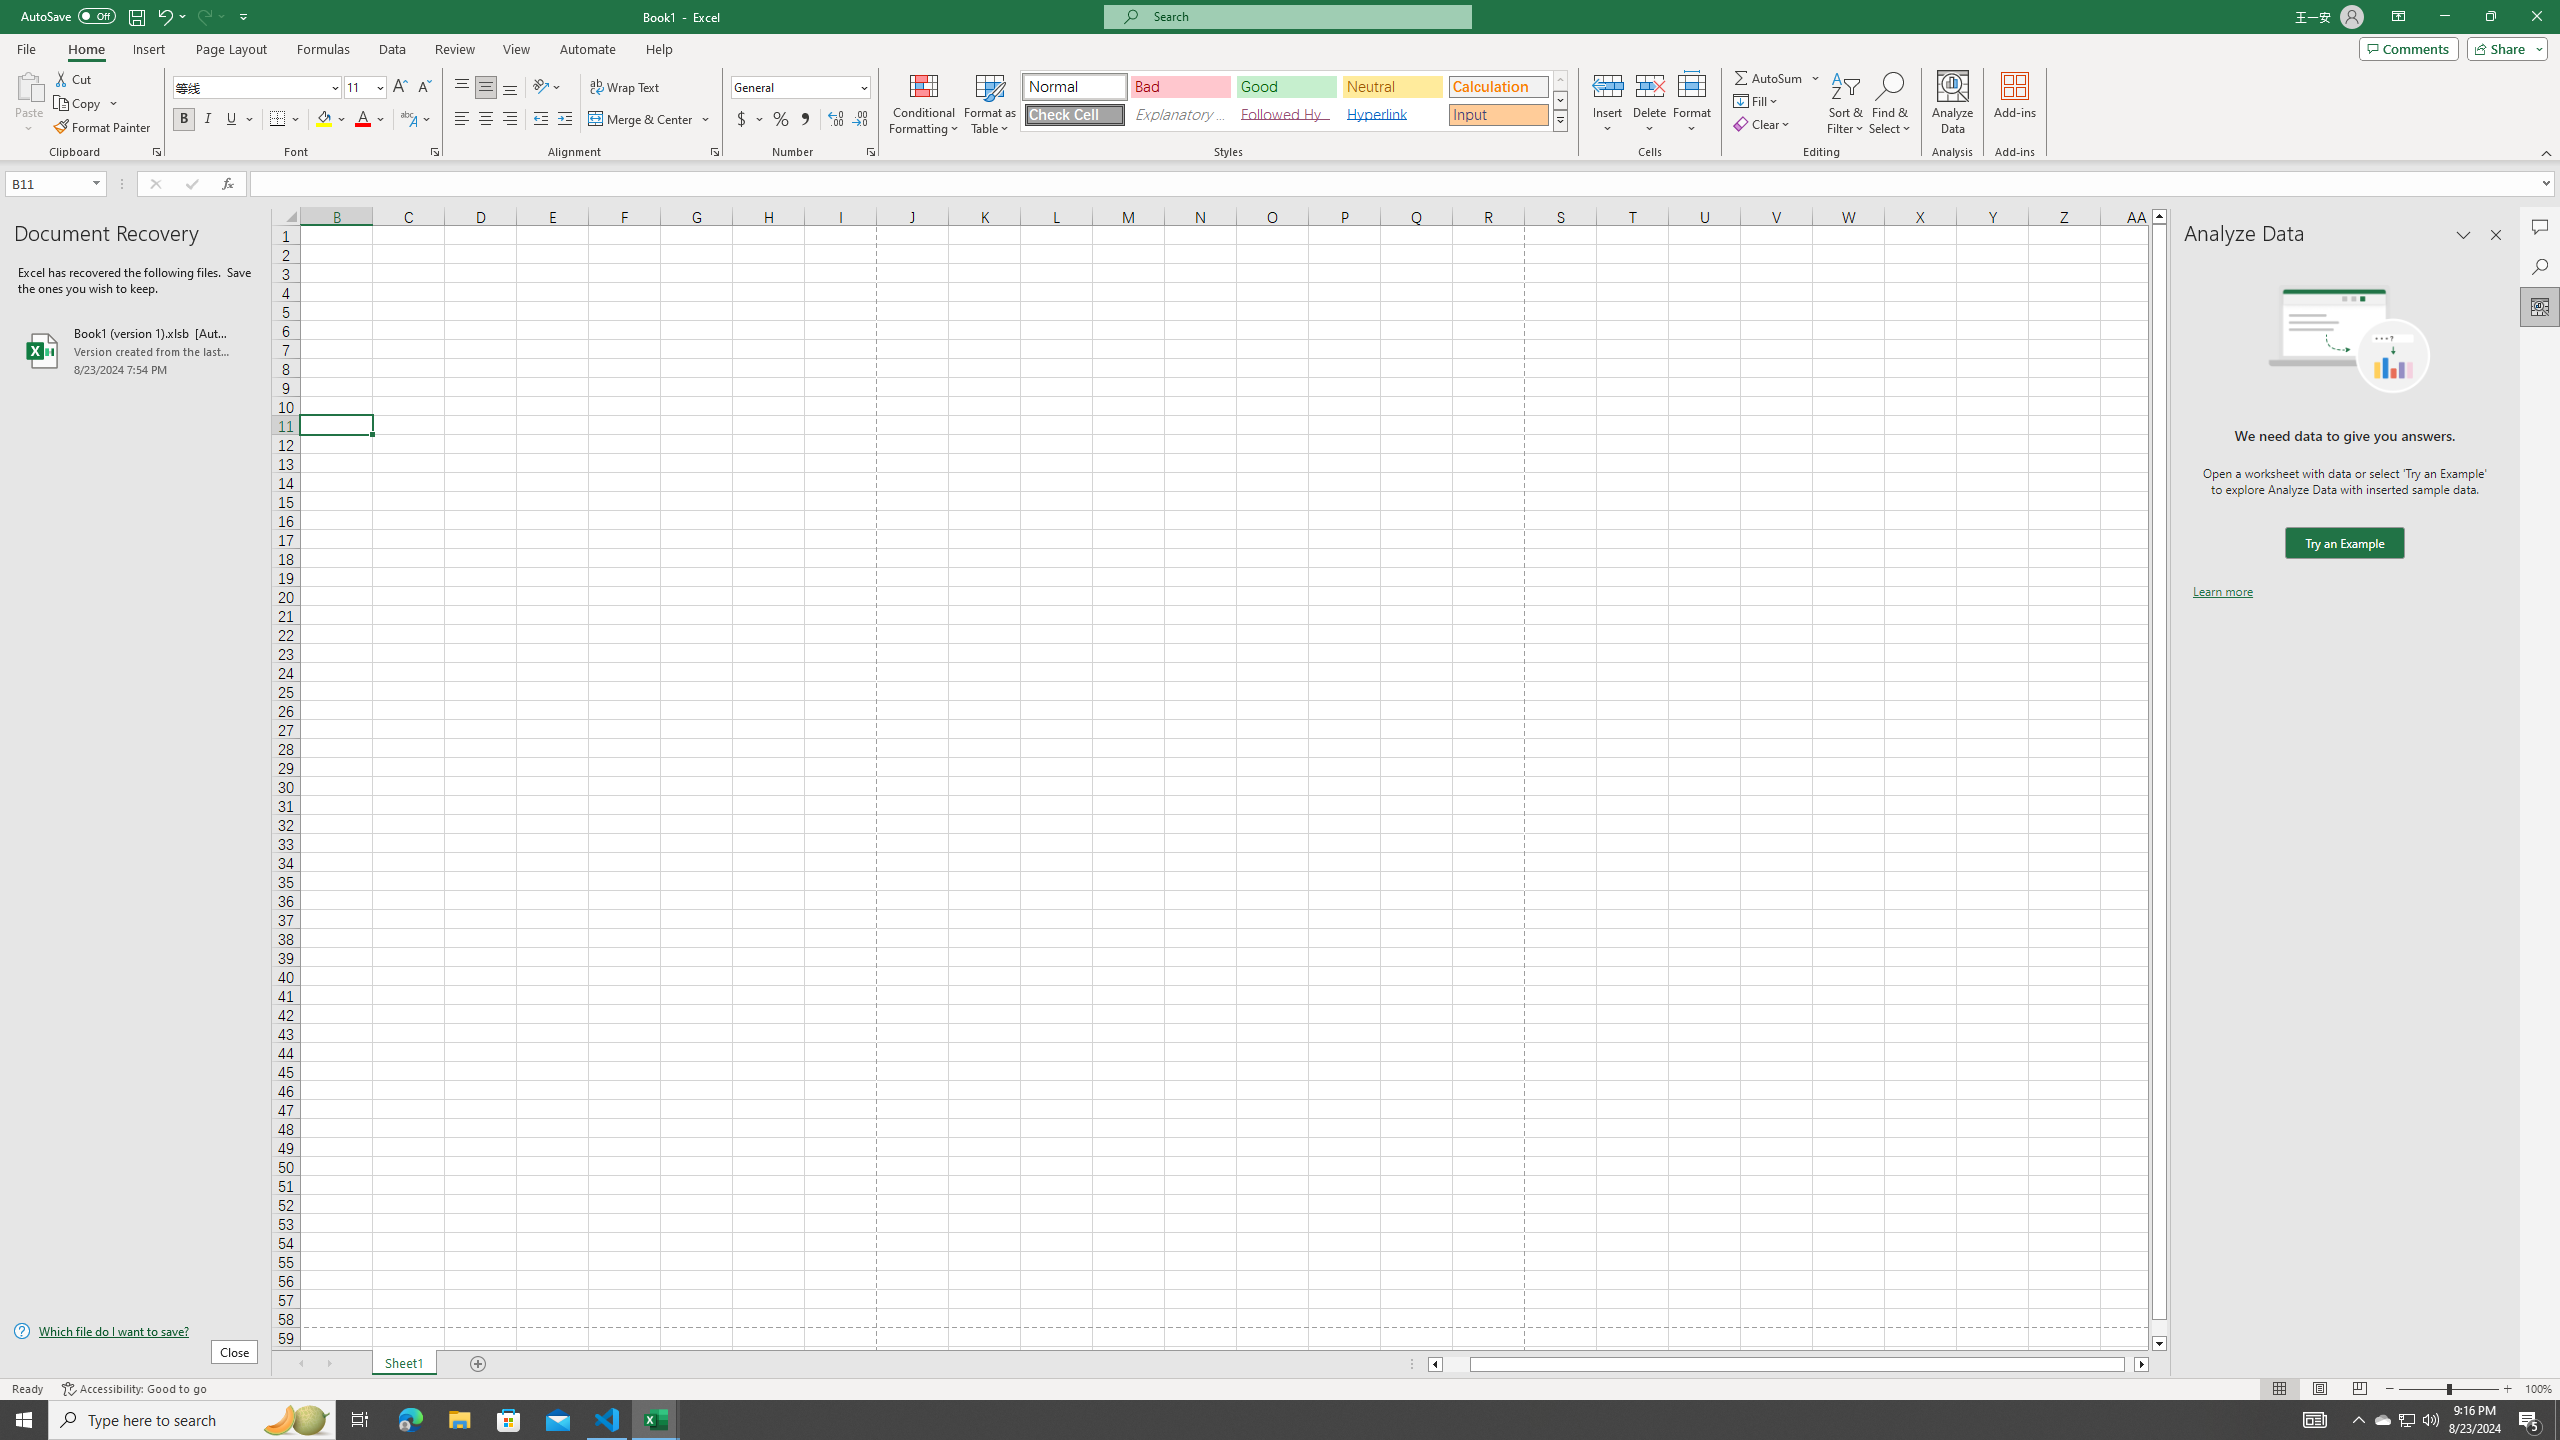 The width and height of the screenshot is (2560, 1440). I want to click on 'Sort & Filter', so click(1844, 103).